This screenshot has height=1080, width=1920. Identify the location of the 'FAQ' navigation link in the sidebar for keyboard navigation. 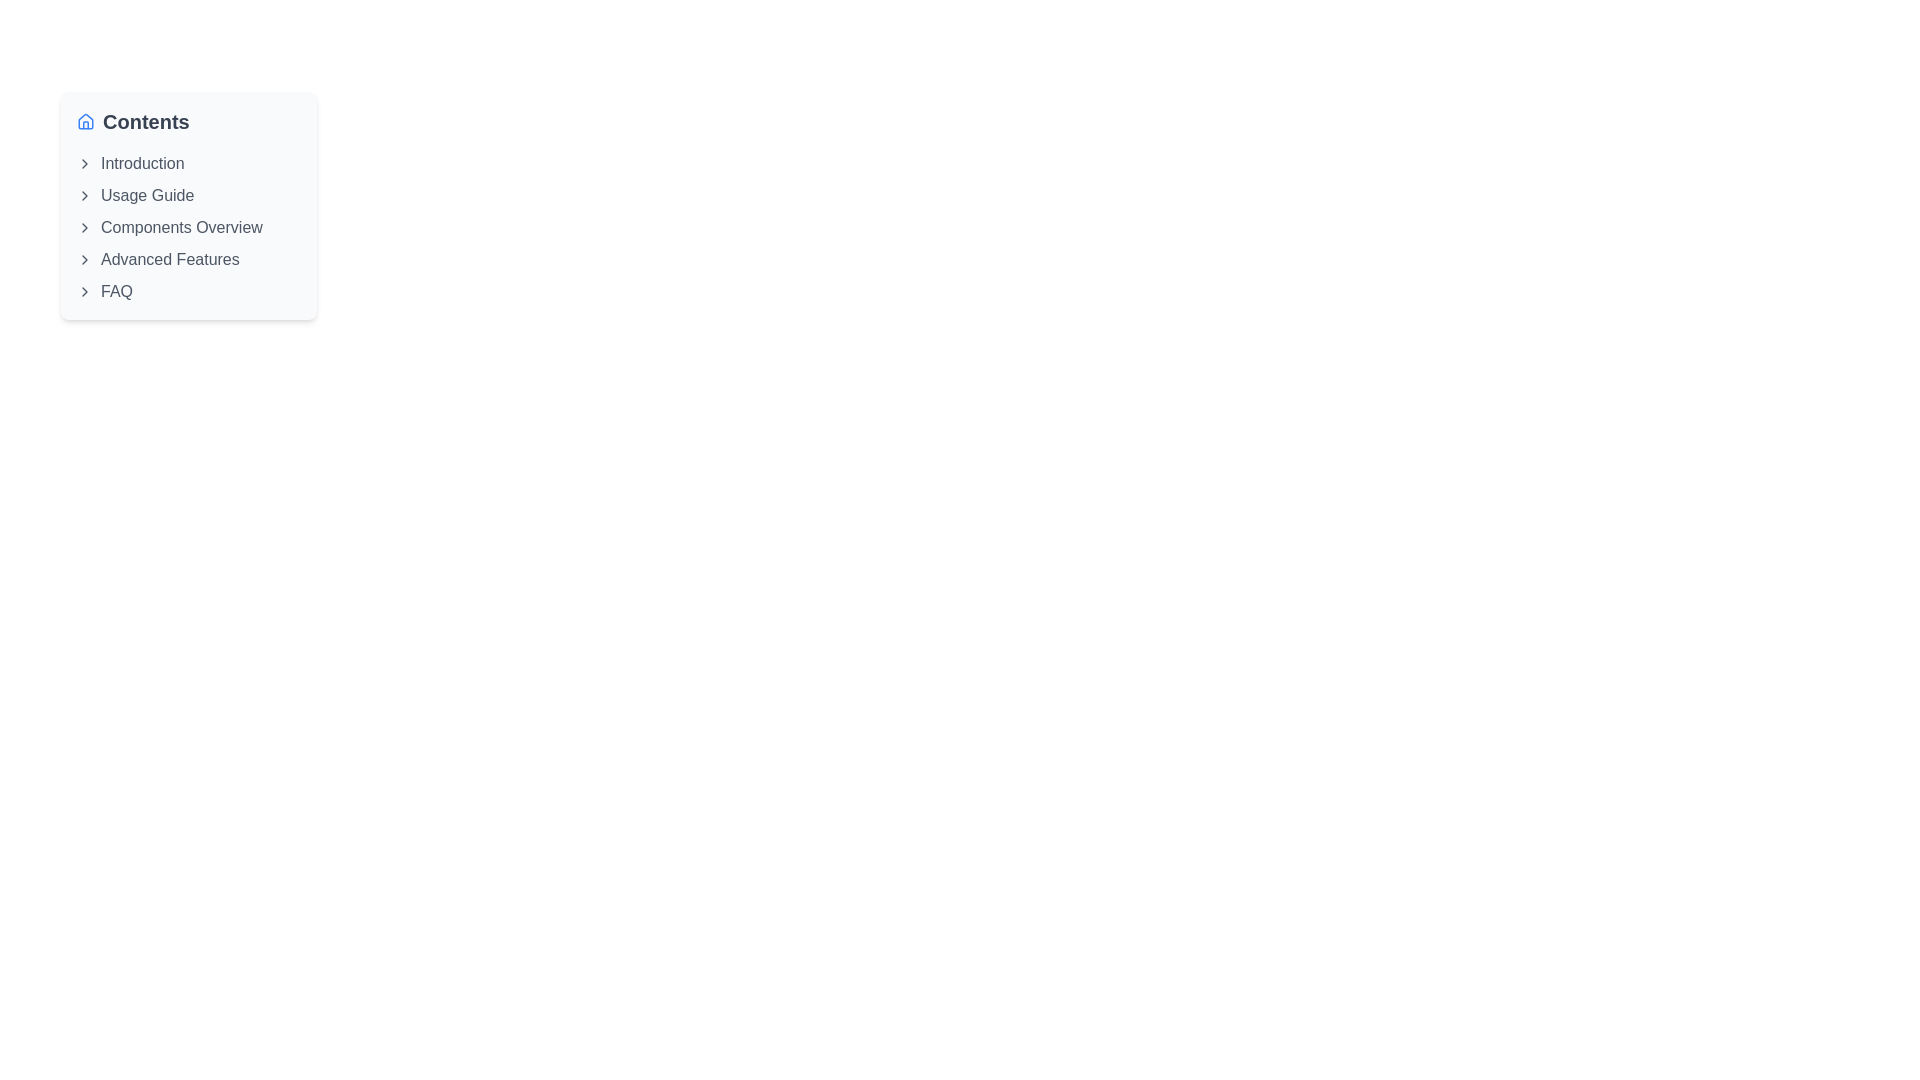
(188, 292).